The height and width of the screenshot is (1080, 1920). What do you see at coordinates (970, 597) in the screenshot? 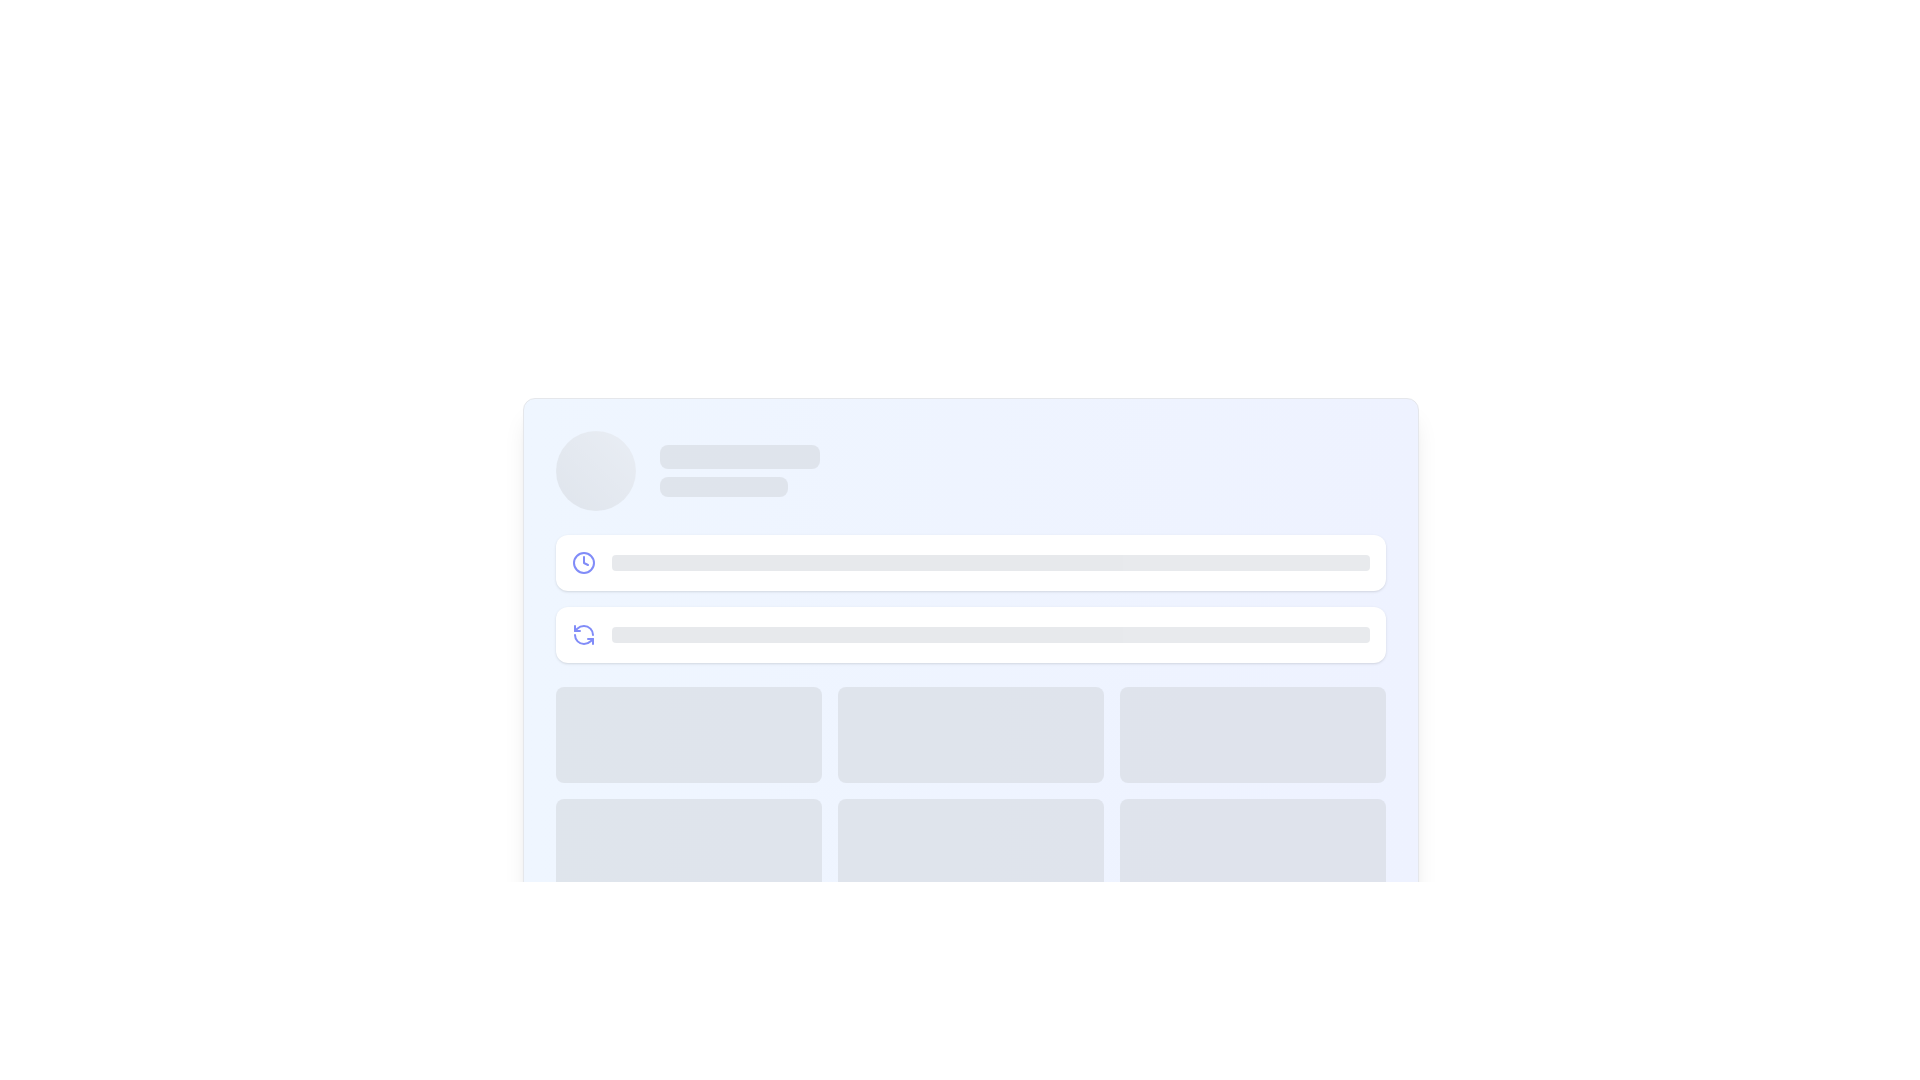
I see `vertically stacked group of two content blocks with blue icons and a loading indicator, located in the upper part of the interface` at bounding box center [970, 597].